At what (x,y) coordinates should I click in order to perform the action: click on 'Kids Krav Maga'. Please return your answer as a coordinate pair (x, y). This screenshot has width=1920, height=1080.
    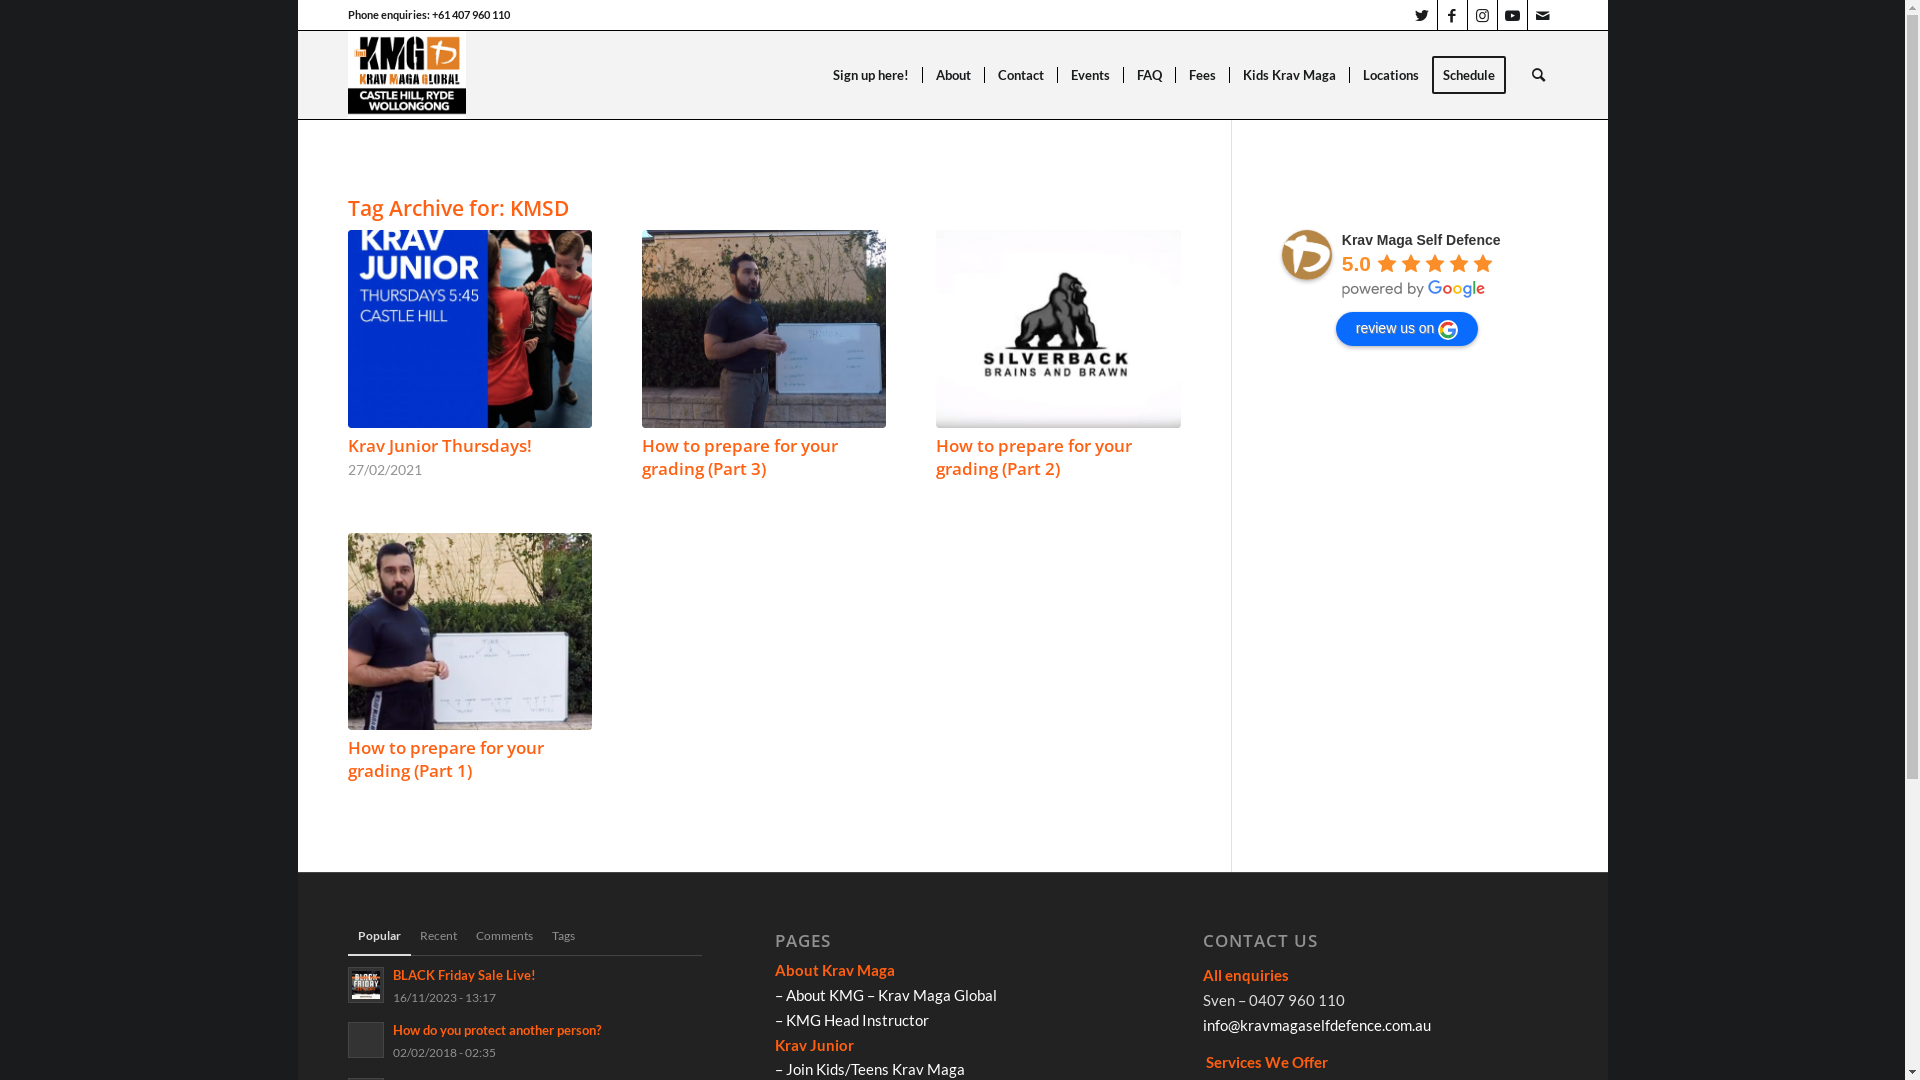
    Looking at the image, I should click on (1287, 73).